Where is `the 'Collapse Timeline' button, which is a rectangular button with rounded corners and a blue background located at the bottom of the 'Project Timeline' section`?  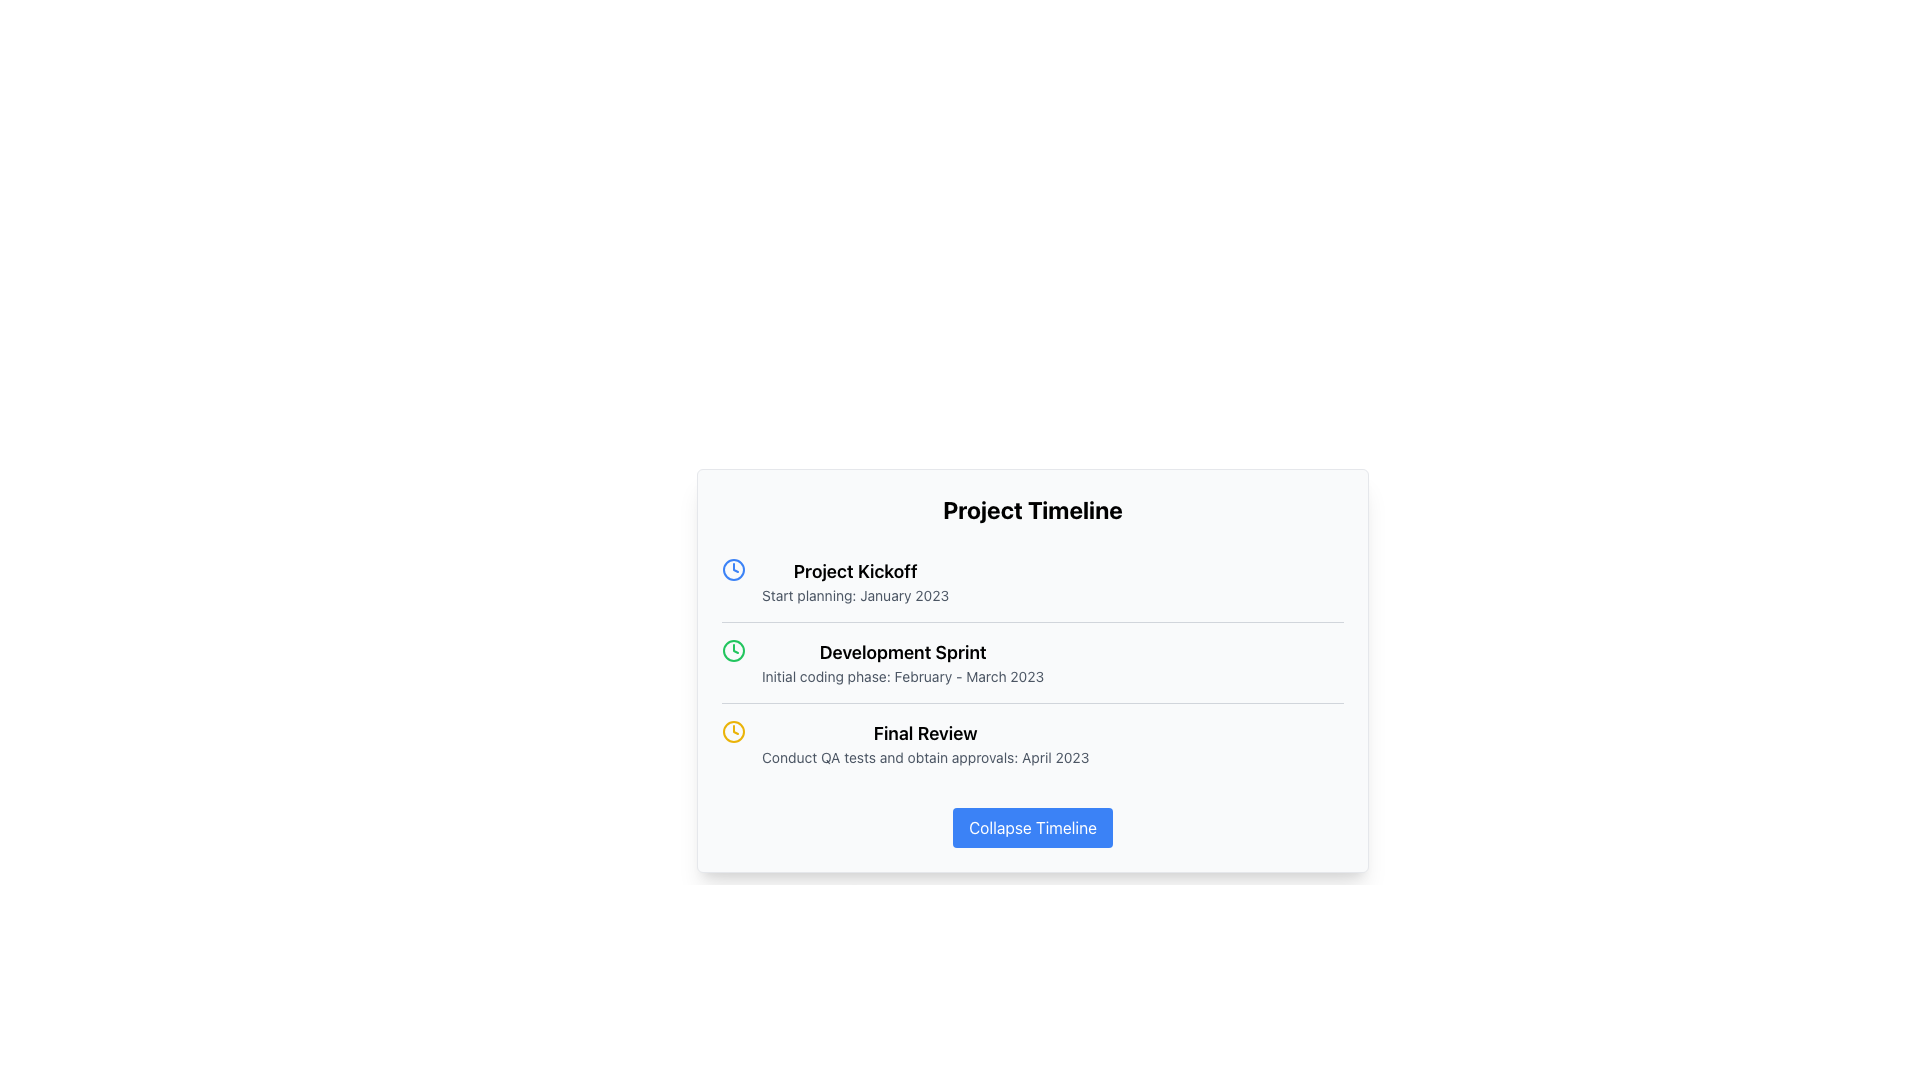 the 'Collapse Timeline' button, which is a rectangular button with rounded corners and a blue background located at the bottom of the 'Project Timeline' section is located at coordinates (1032, 828).